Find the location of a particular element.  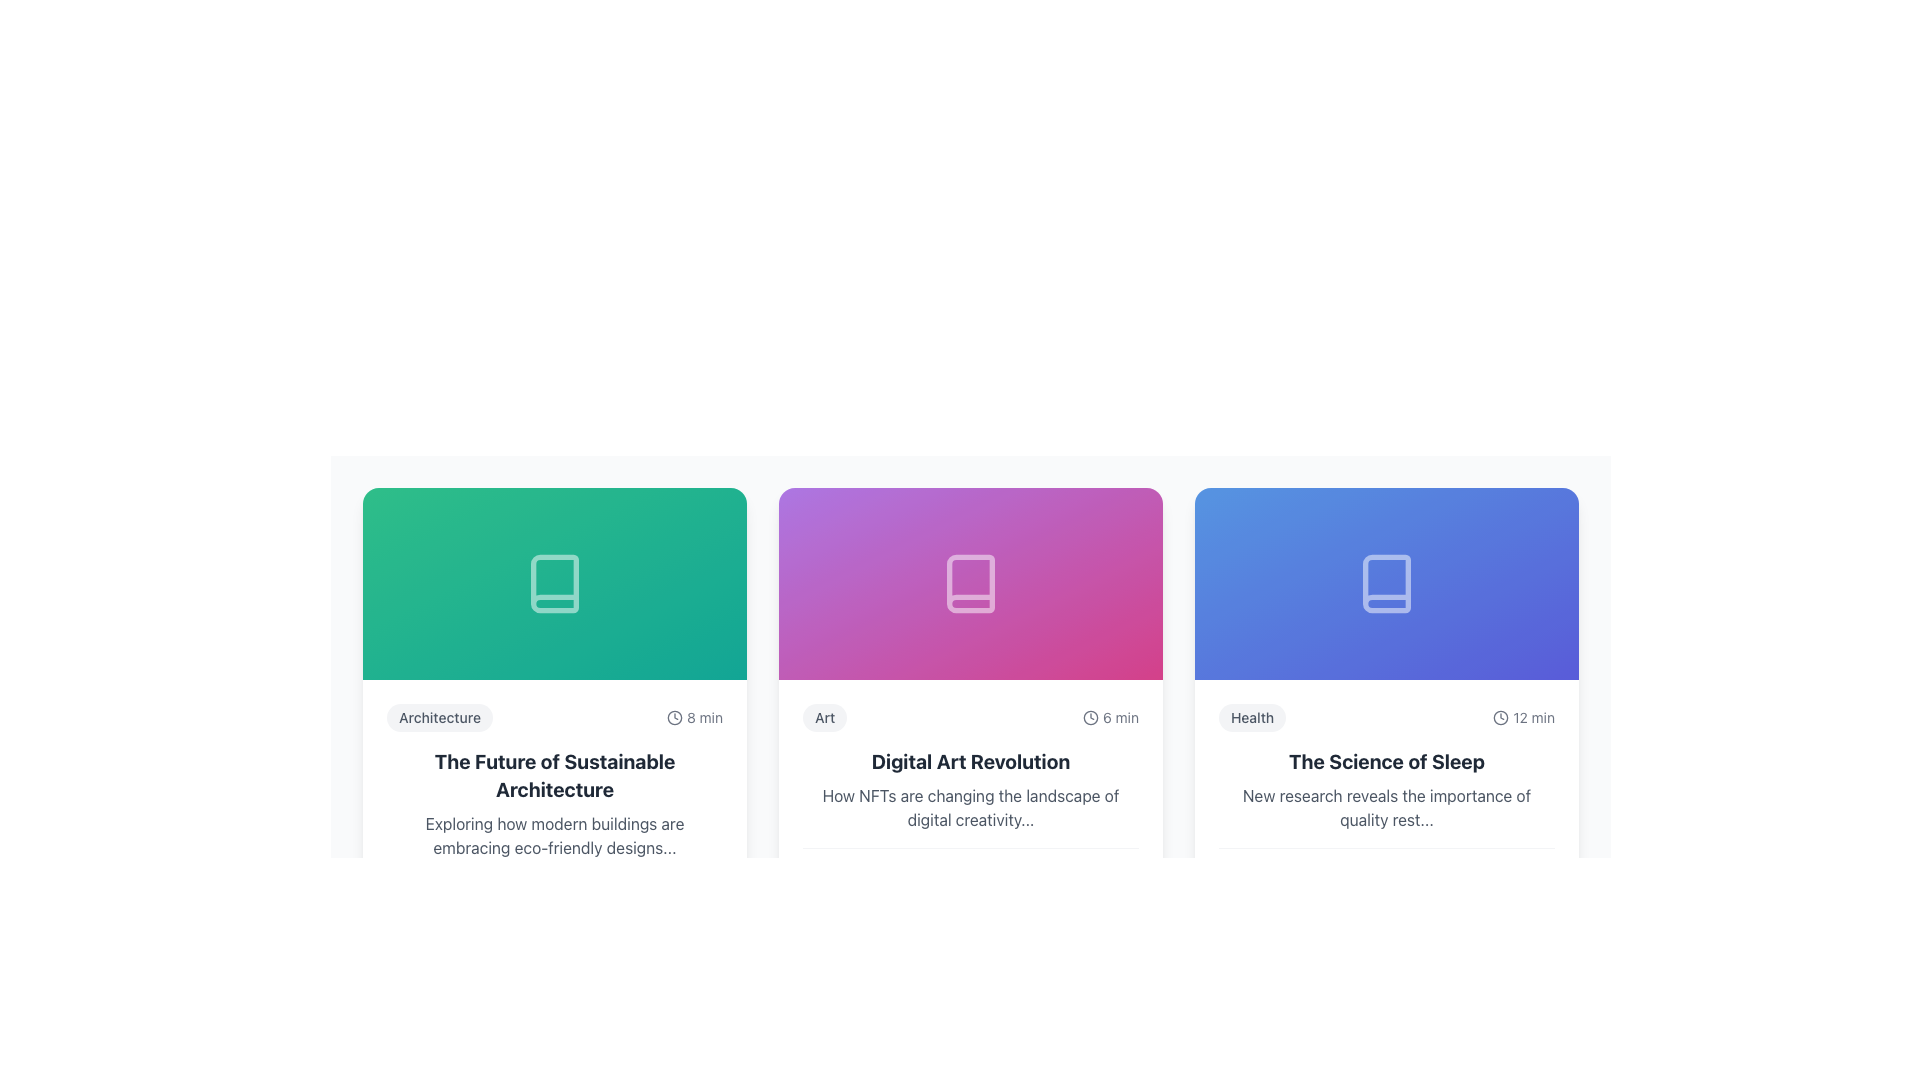

the estimated time duration icon and text label grouping located to the right of the 'Health' label is located at coordinates (1523, 716).